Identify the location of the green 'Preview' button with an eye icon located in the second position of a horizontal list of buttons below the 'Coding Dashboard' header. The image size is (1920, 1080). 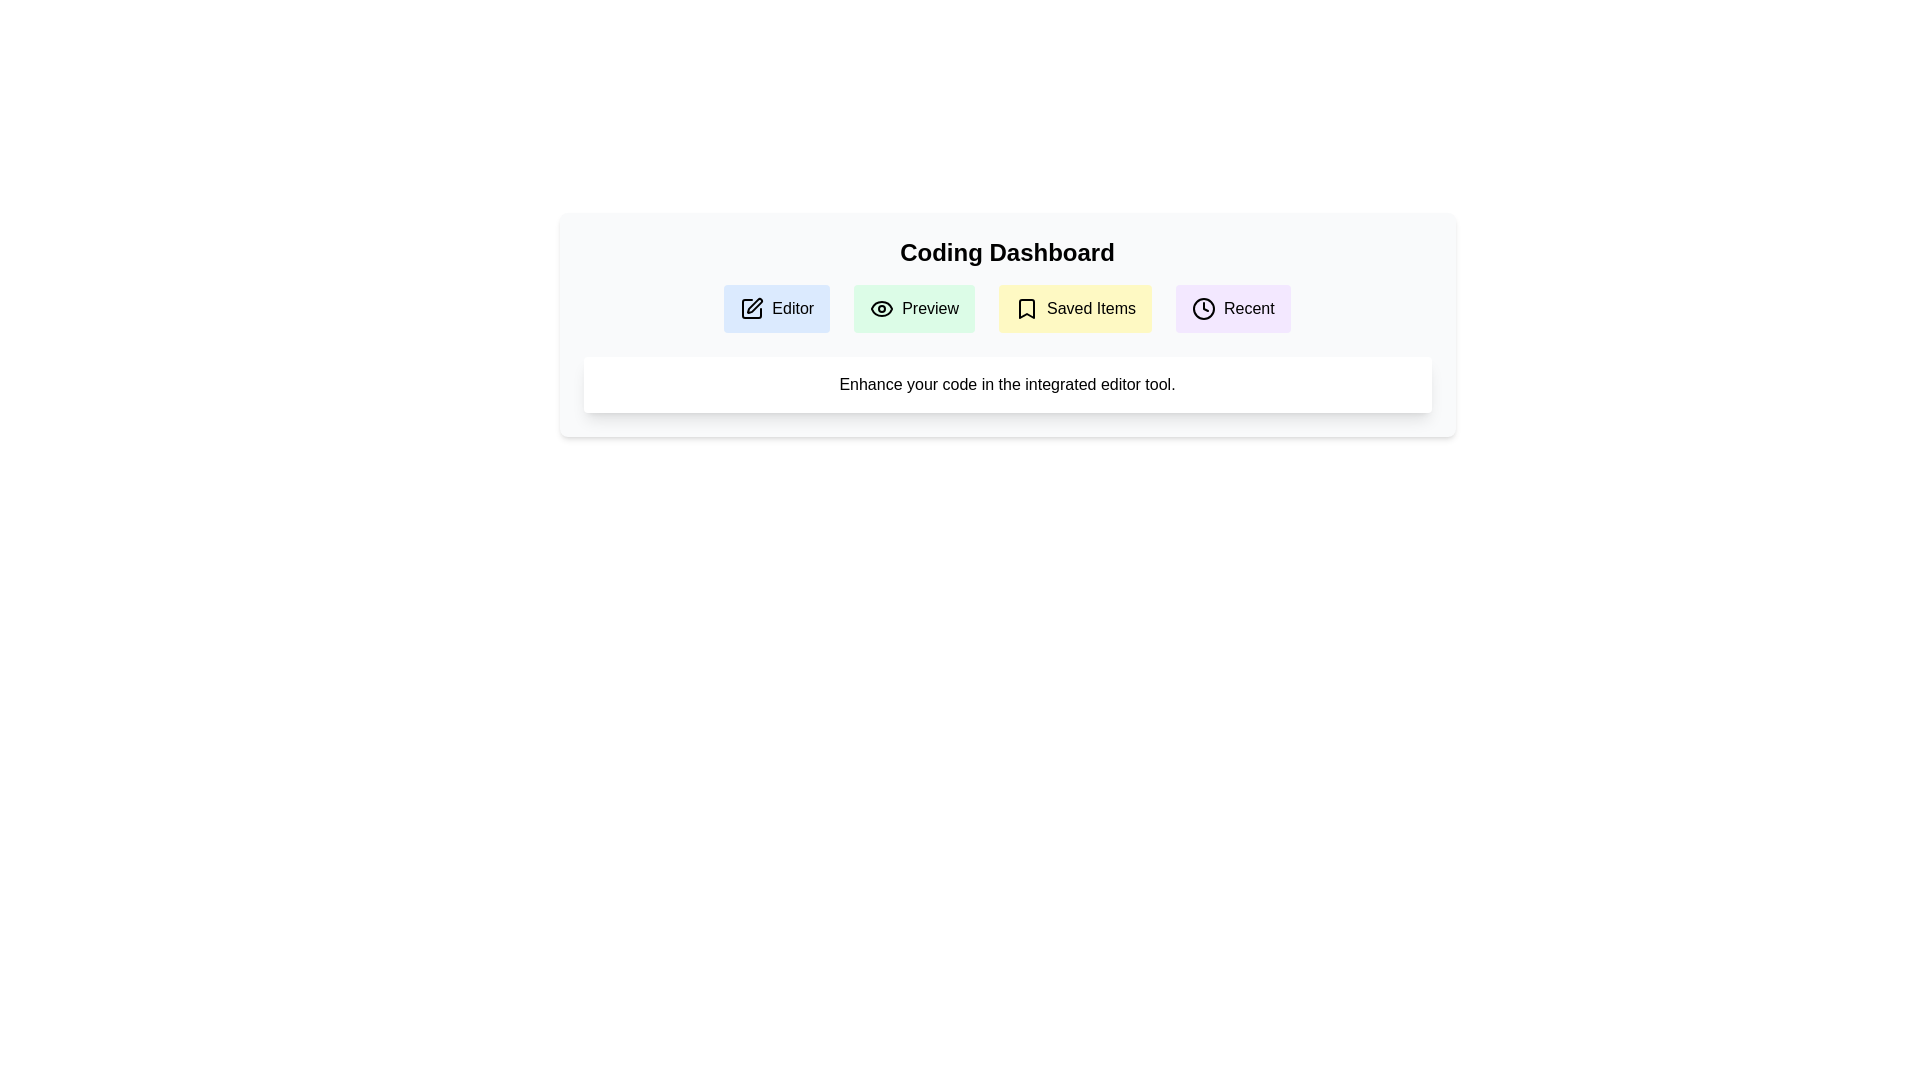
(913, 308).